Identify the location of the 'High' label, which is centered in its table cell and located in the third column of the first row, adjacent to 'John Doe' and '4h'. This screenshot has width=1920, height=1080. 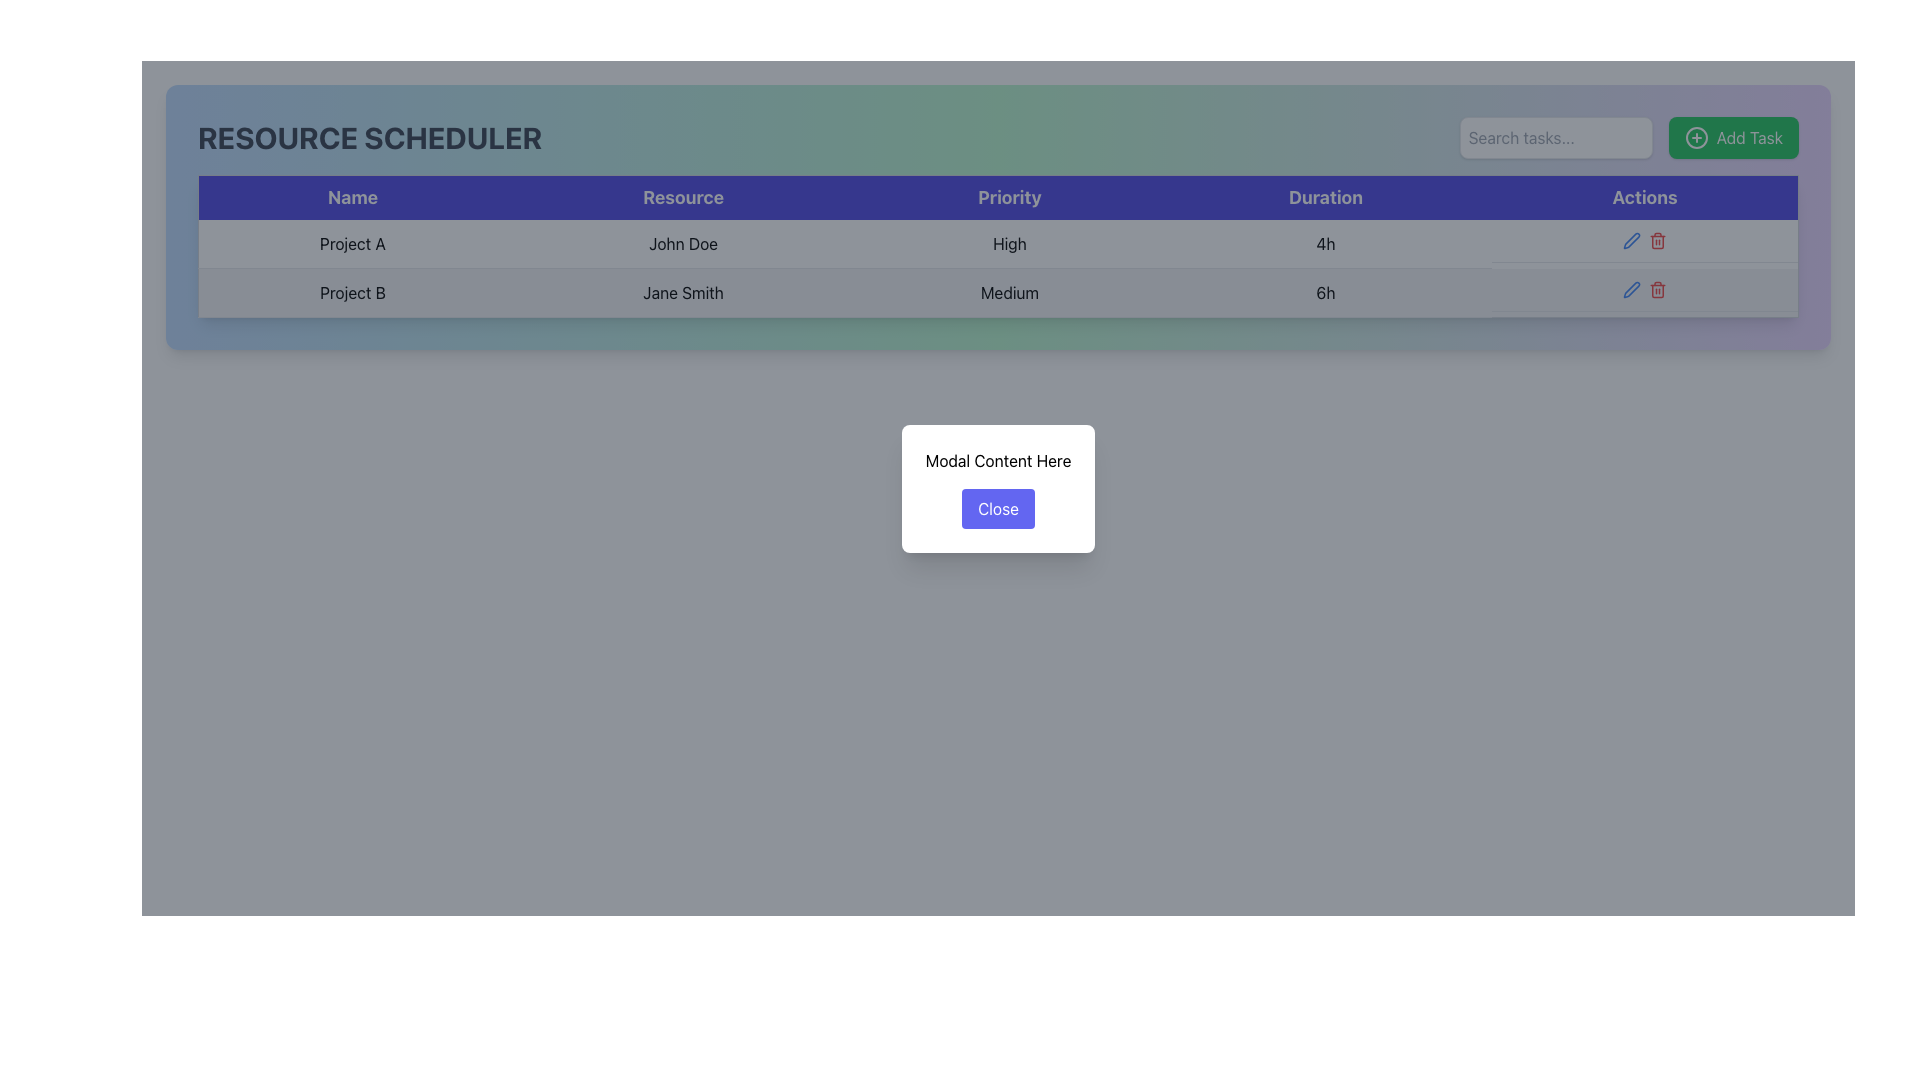
(998, 243).